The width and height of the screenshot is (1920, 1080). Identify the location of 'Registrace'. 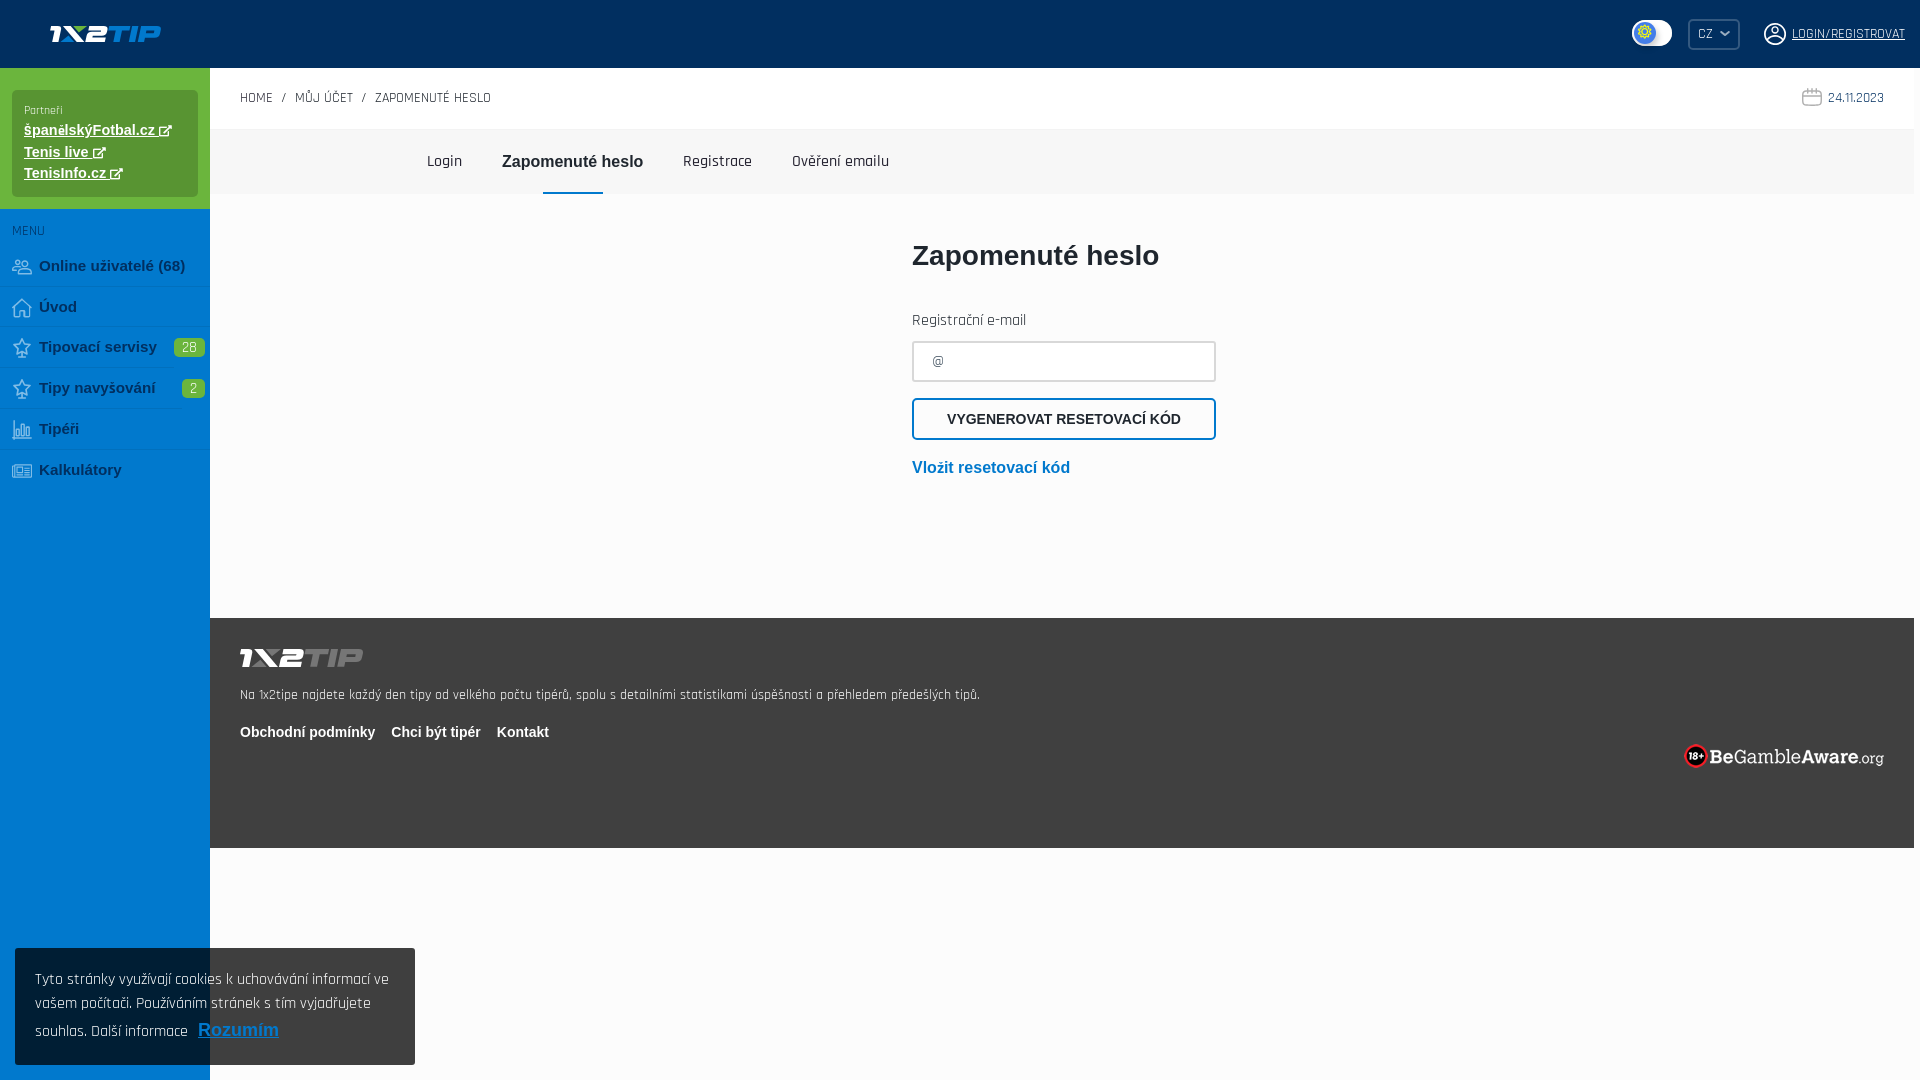
(717, 160).